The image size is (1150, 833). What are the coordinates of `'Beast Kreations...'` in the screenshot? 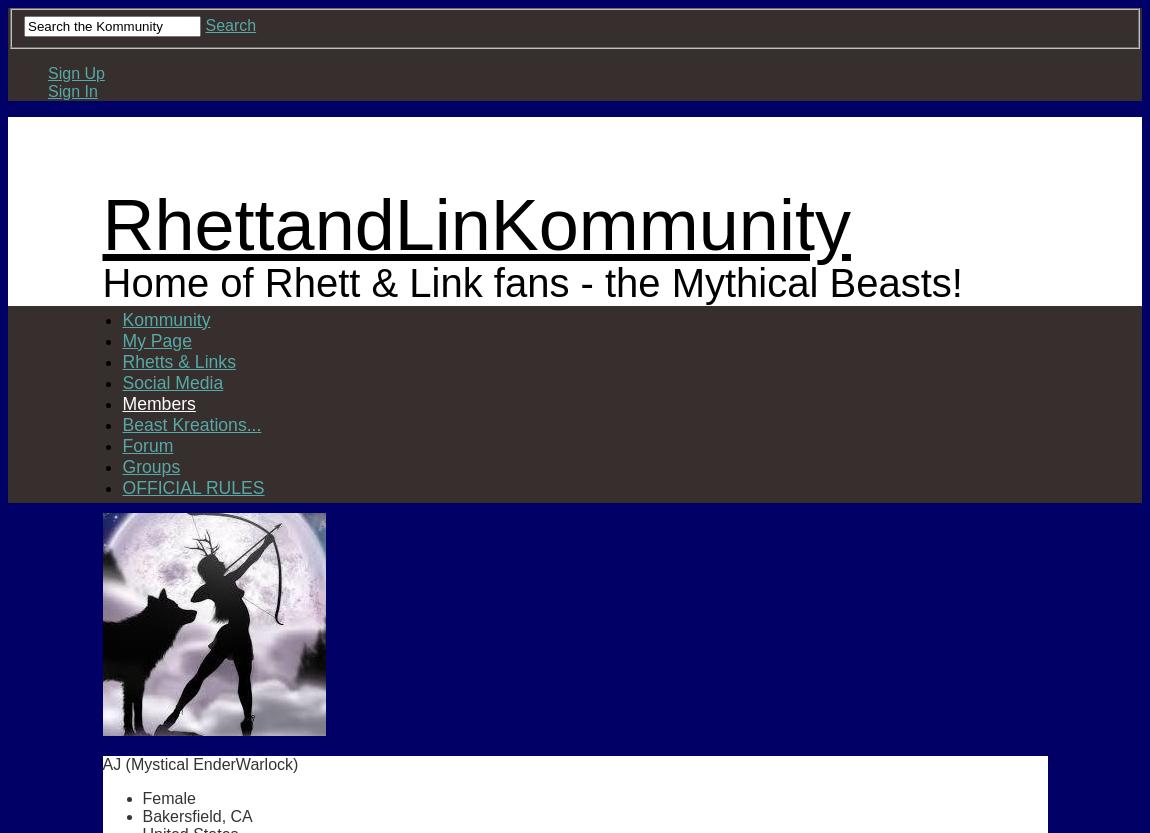 It's located at (190, 422).